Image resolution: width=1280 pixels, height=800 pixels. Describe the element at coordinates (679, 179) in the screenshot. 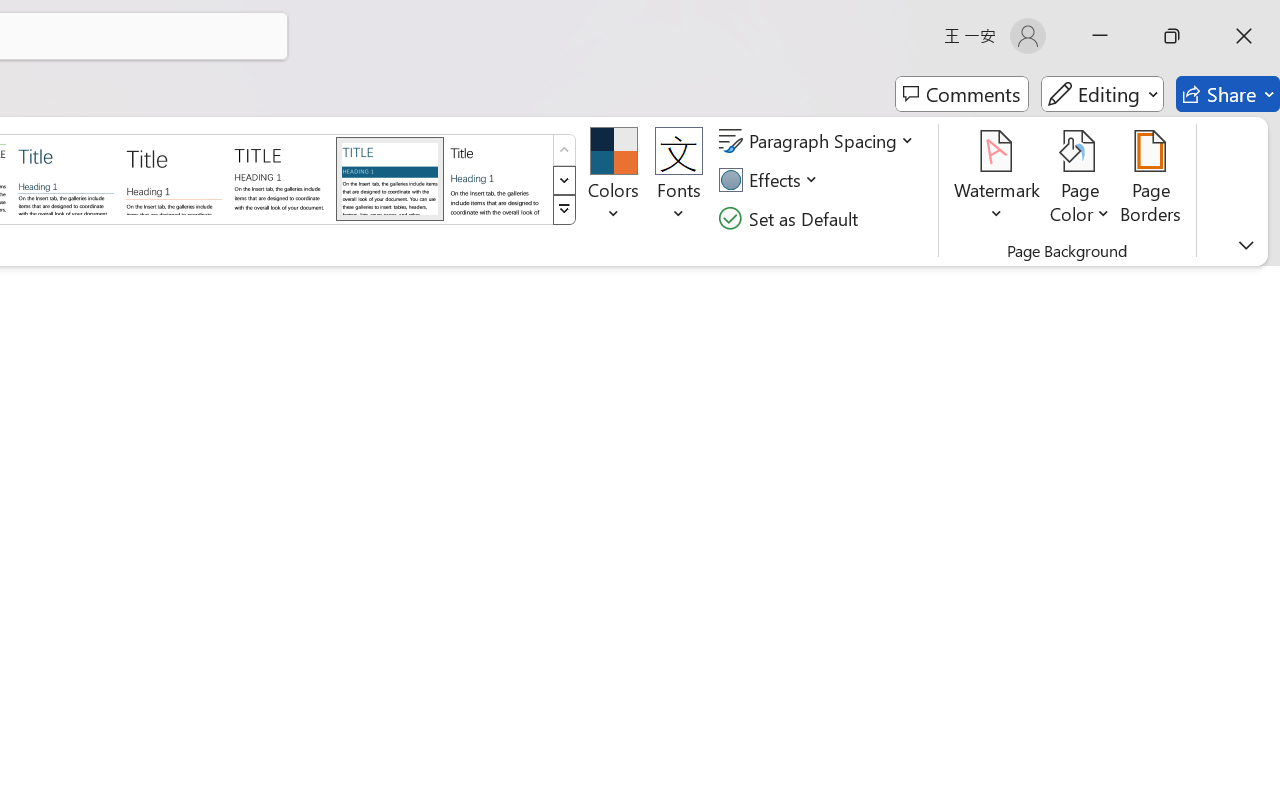

I see `'Fonts'` at that location.